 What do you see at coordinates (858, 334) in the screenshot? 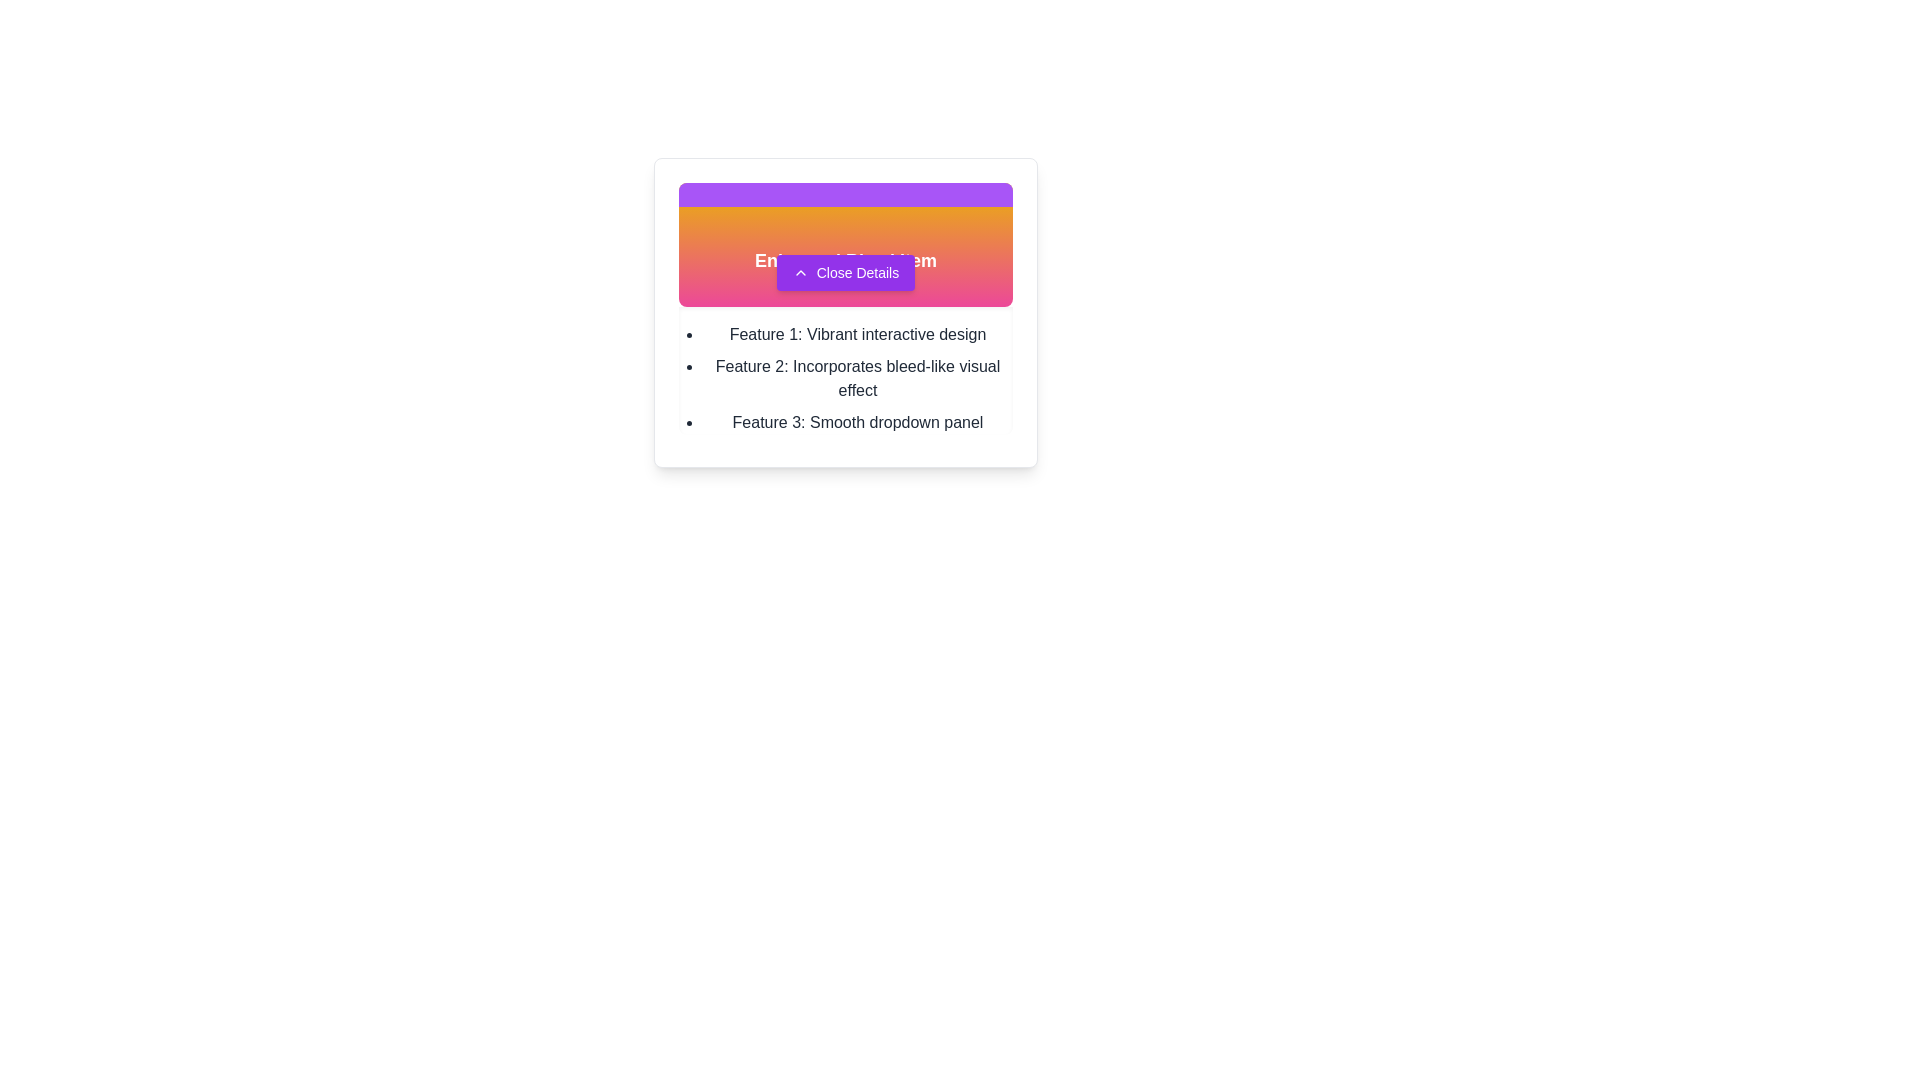
I see `the text fragment that reads 'Feature 1: Vibrant interactive design', which is the first item in a bulleted list` at bounding box center [858, 334].